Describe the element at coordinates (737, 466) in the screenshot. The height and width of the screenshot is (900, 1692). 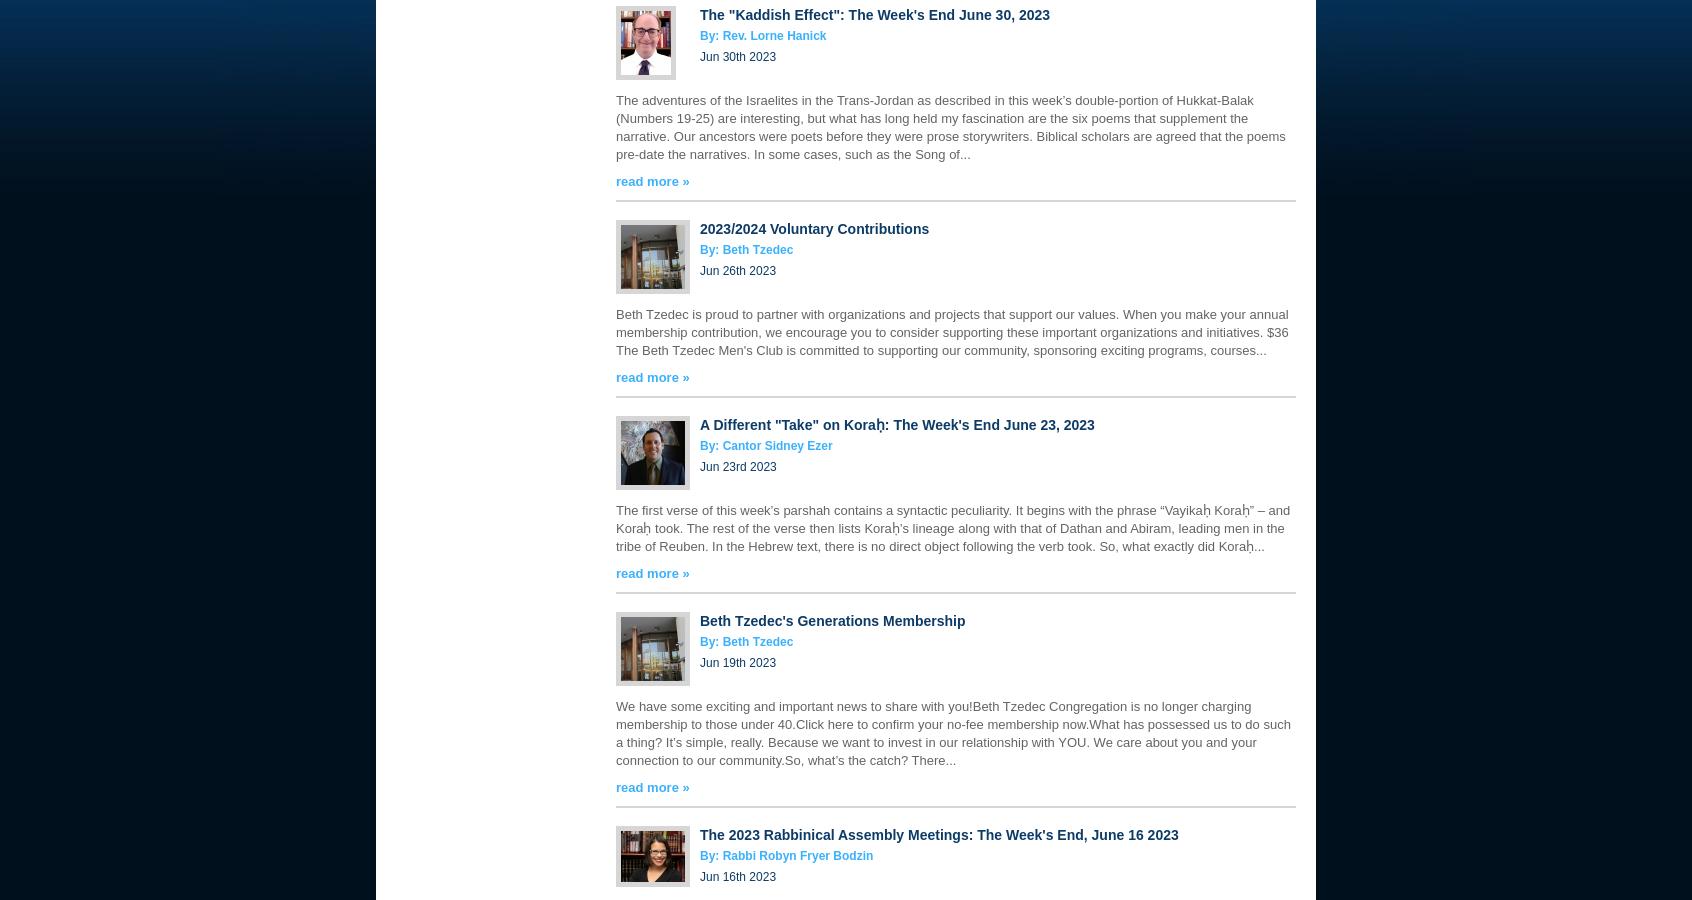
I see `'Jun 23rd 2023'` at that location.